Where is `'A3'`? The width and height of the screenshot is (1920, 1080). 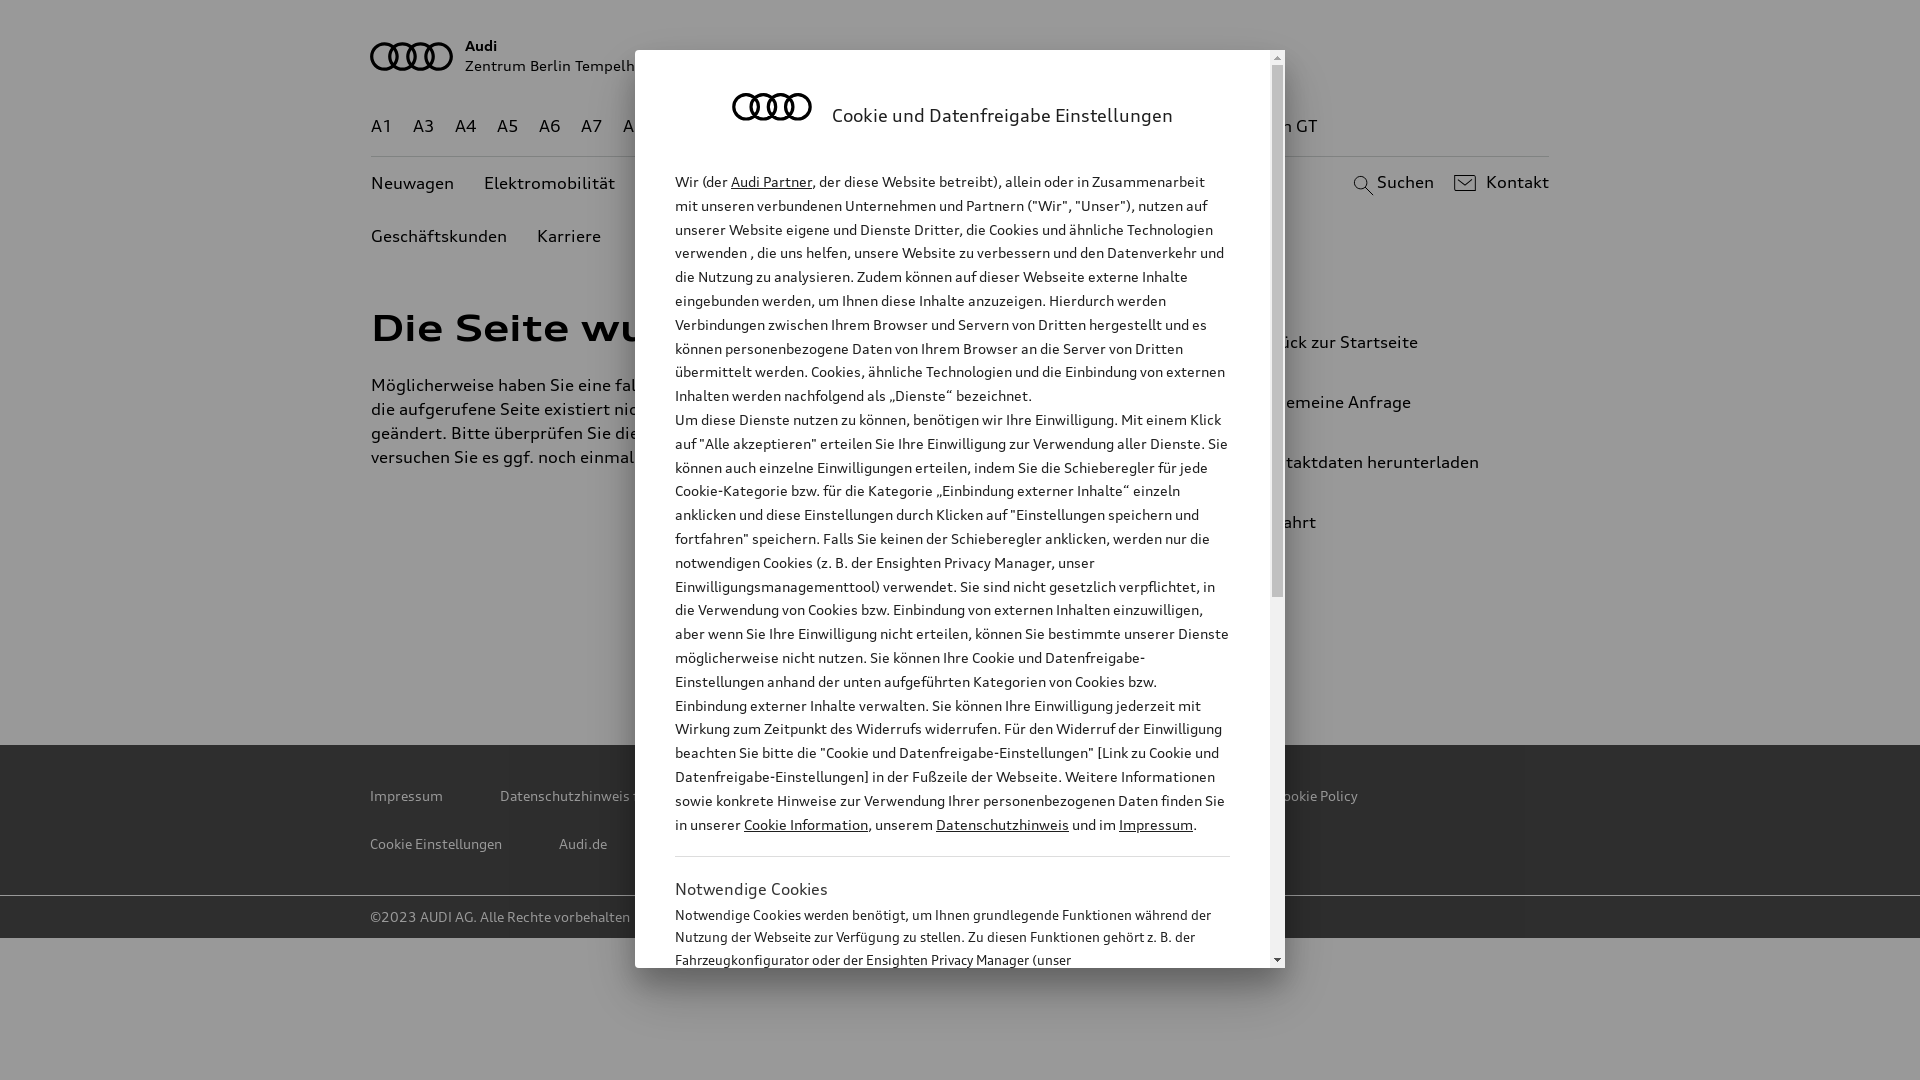 'A3' is located at coordinates (422, 126).